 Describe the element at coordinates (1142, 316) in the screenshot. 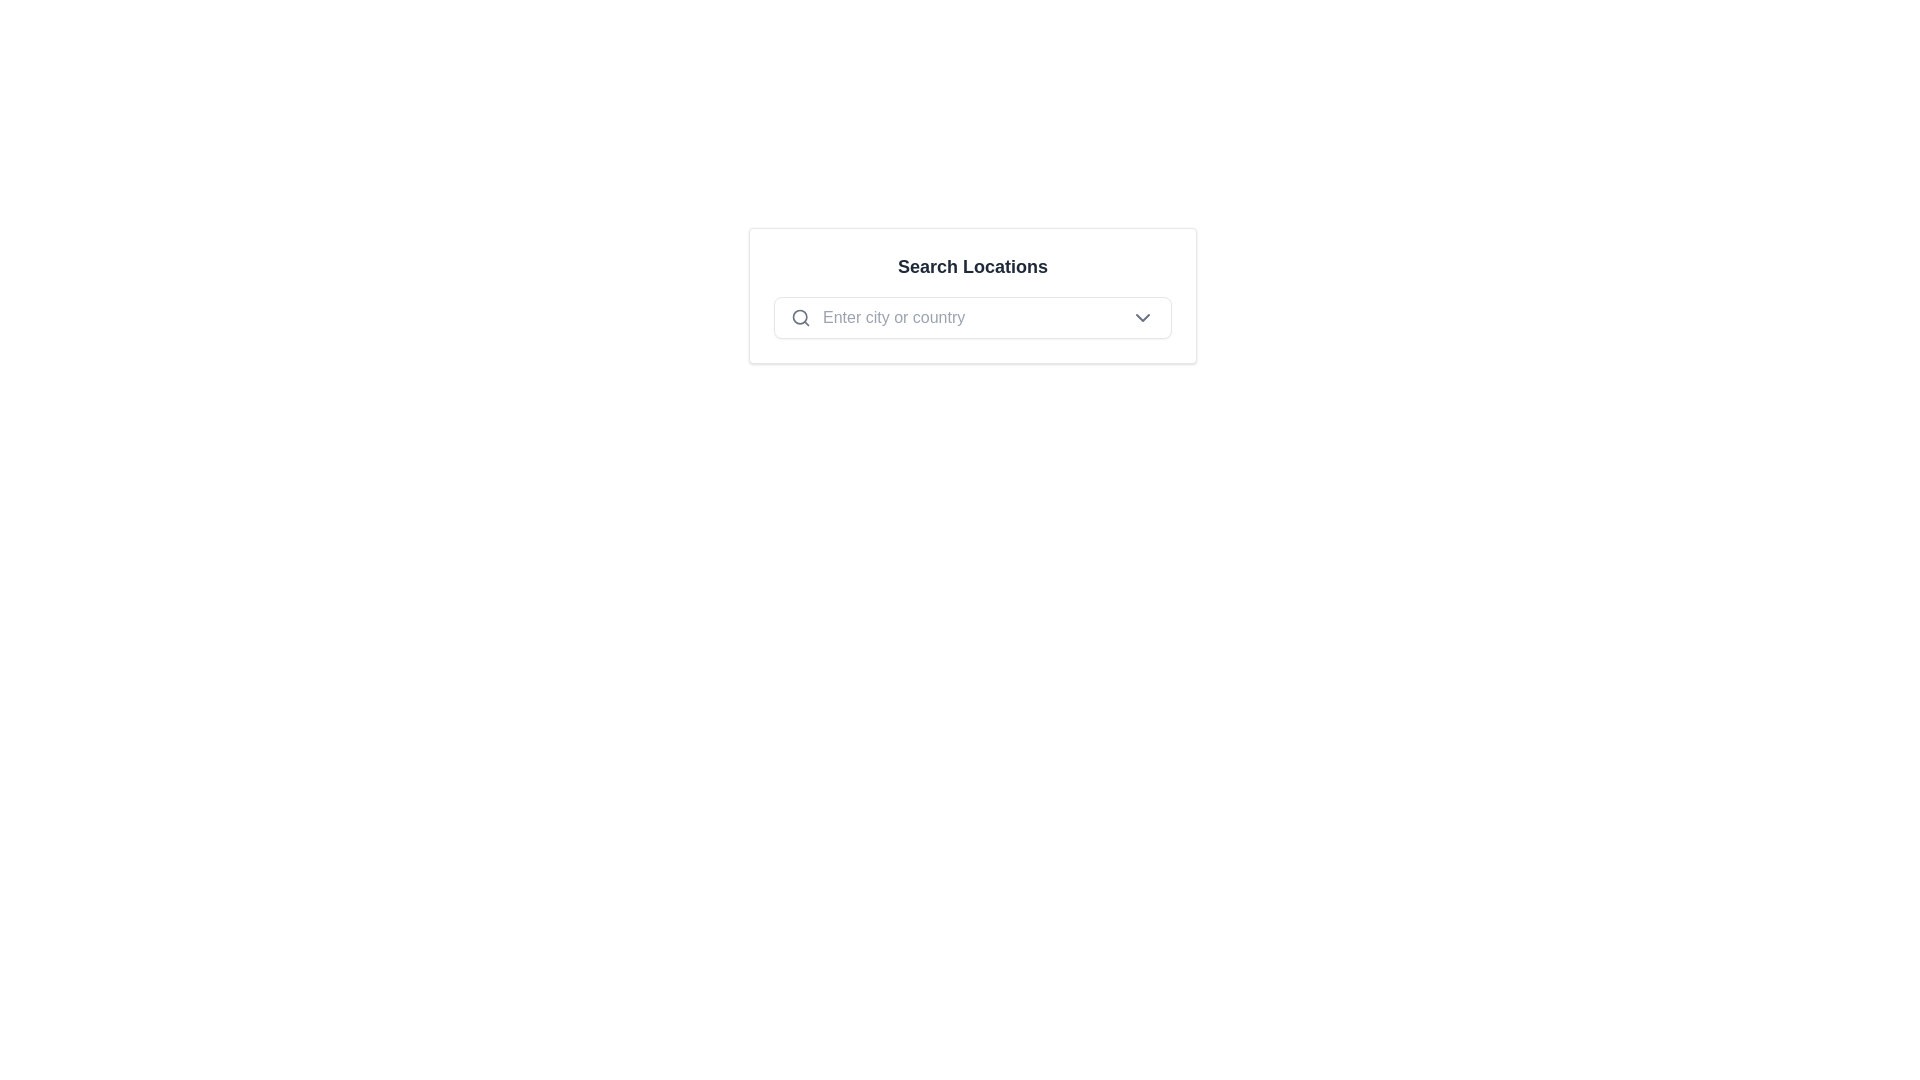

I see `the small downward-facing chevron icon, styled in dark gray, located at the far-right side inside a bordered, rounded rectangle containing a search area` at that location.